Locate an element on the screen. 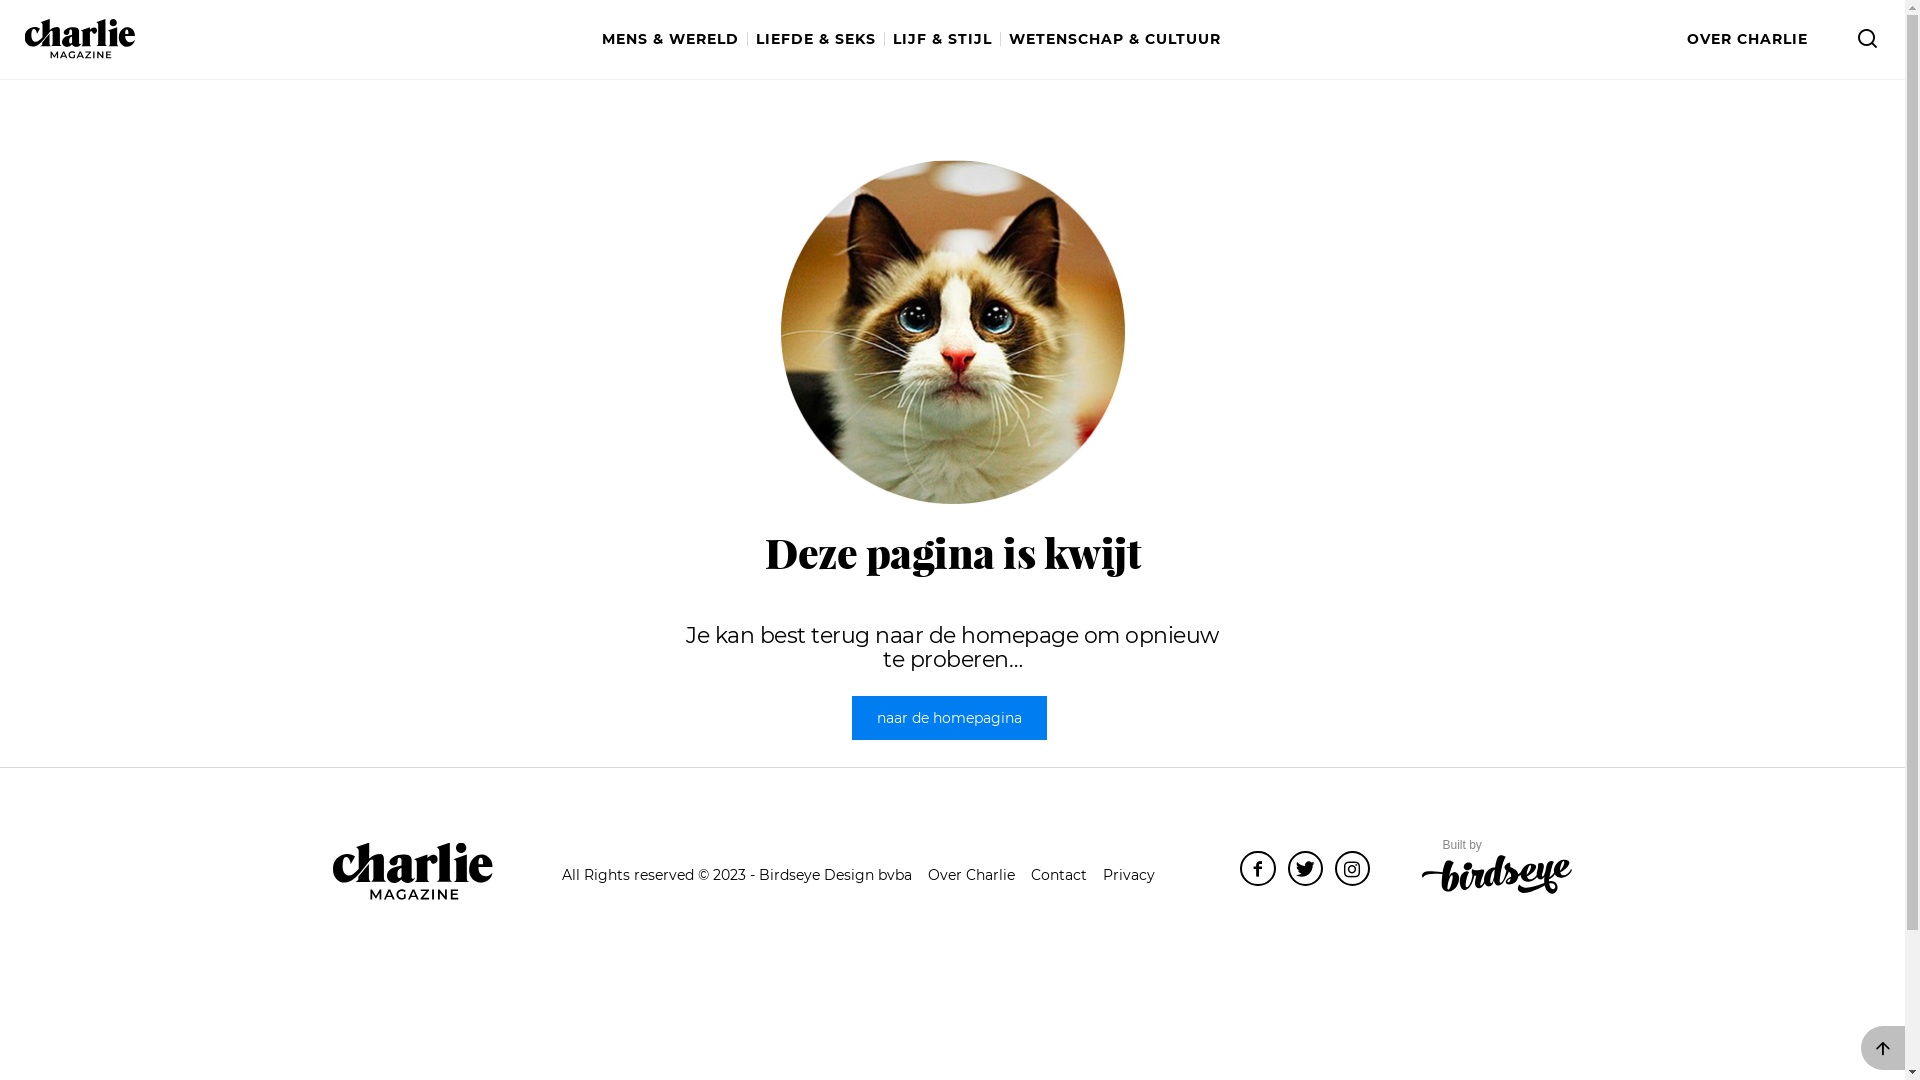  'WETENSCHAP & CULTUUR' is located at coordinates (1112, 39).